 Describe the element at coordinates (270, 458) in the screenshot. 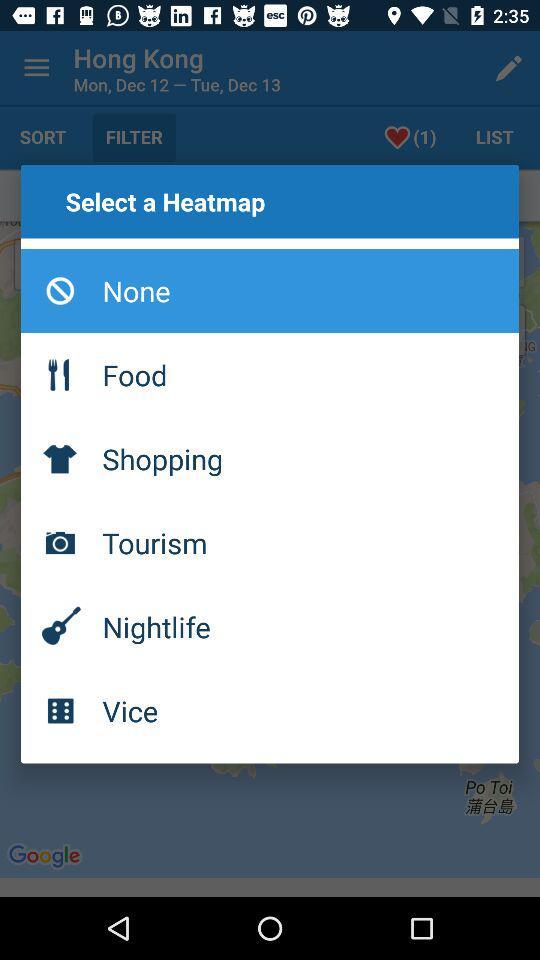

I see `the item below the food` at that location.